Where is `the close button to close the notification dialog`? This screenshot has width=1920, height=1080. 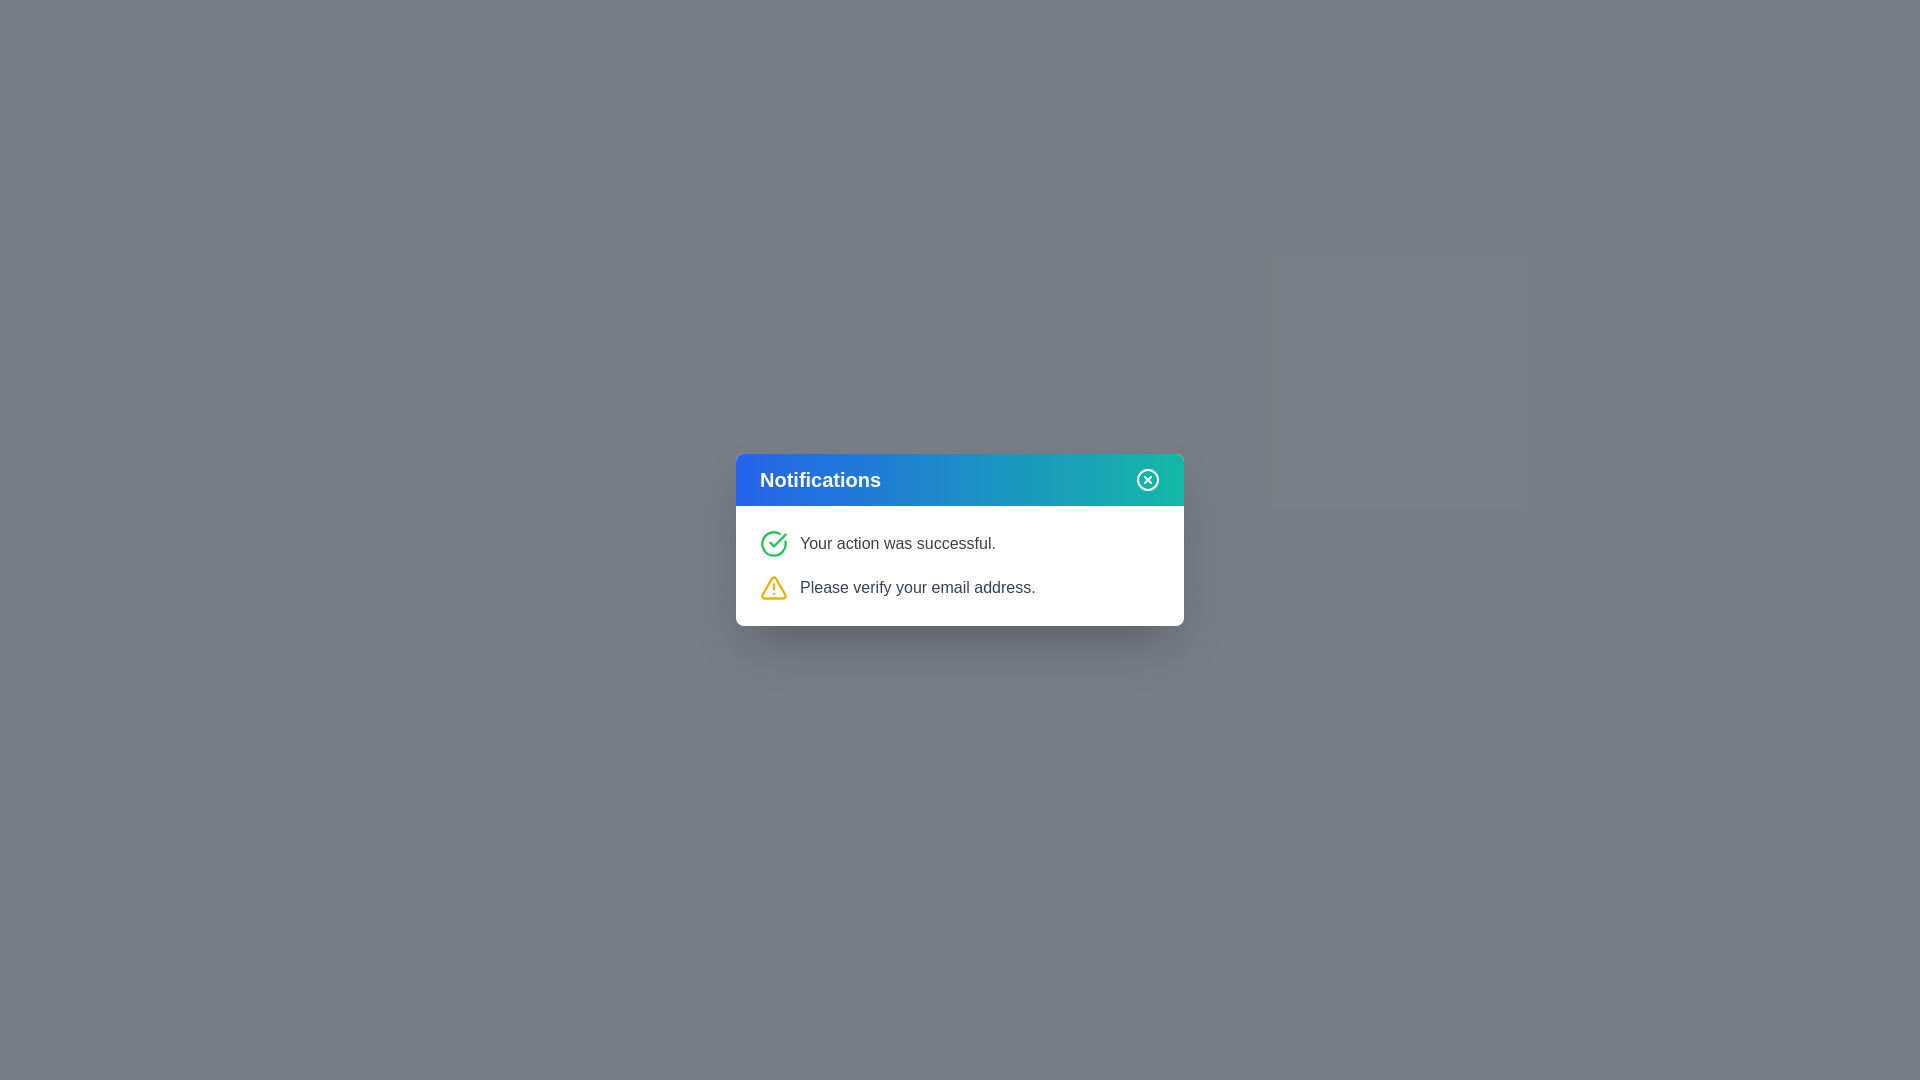
the close button to close the notification dialog is located at coordinates (1147, 479).